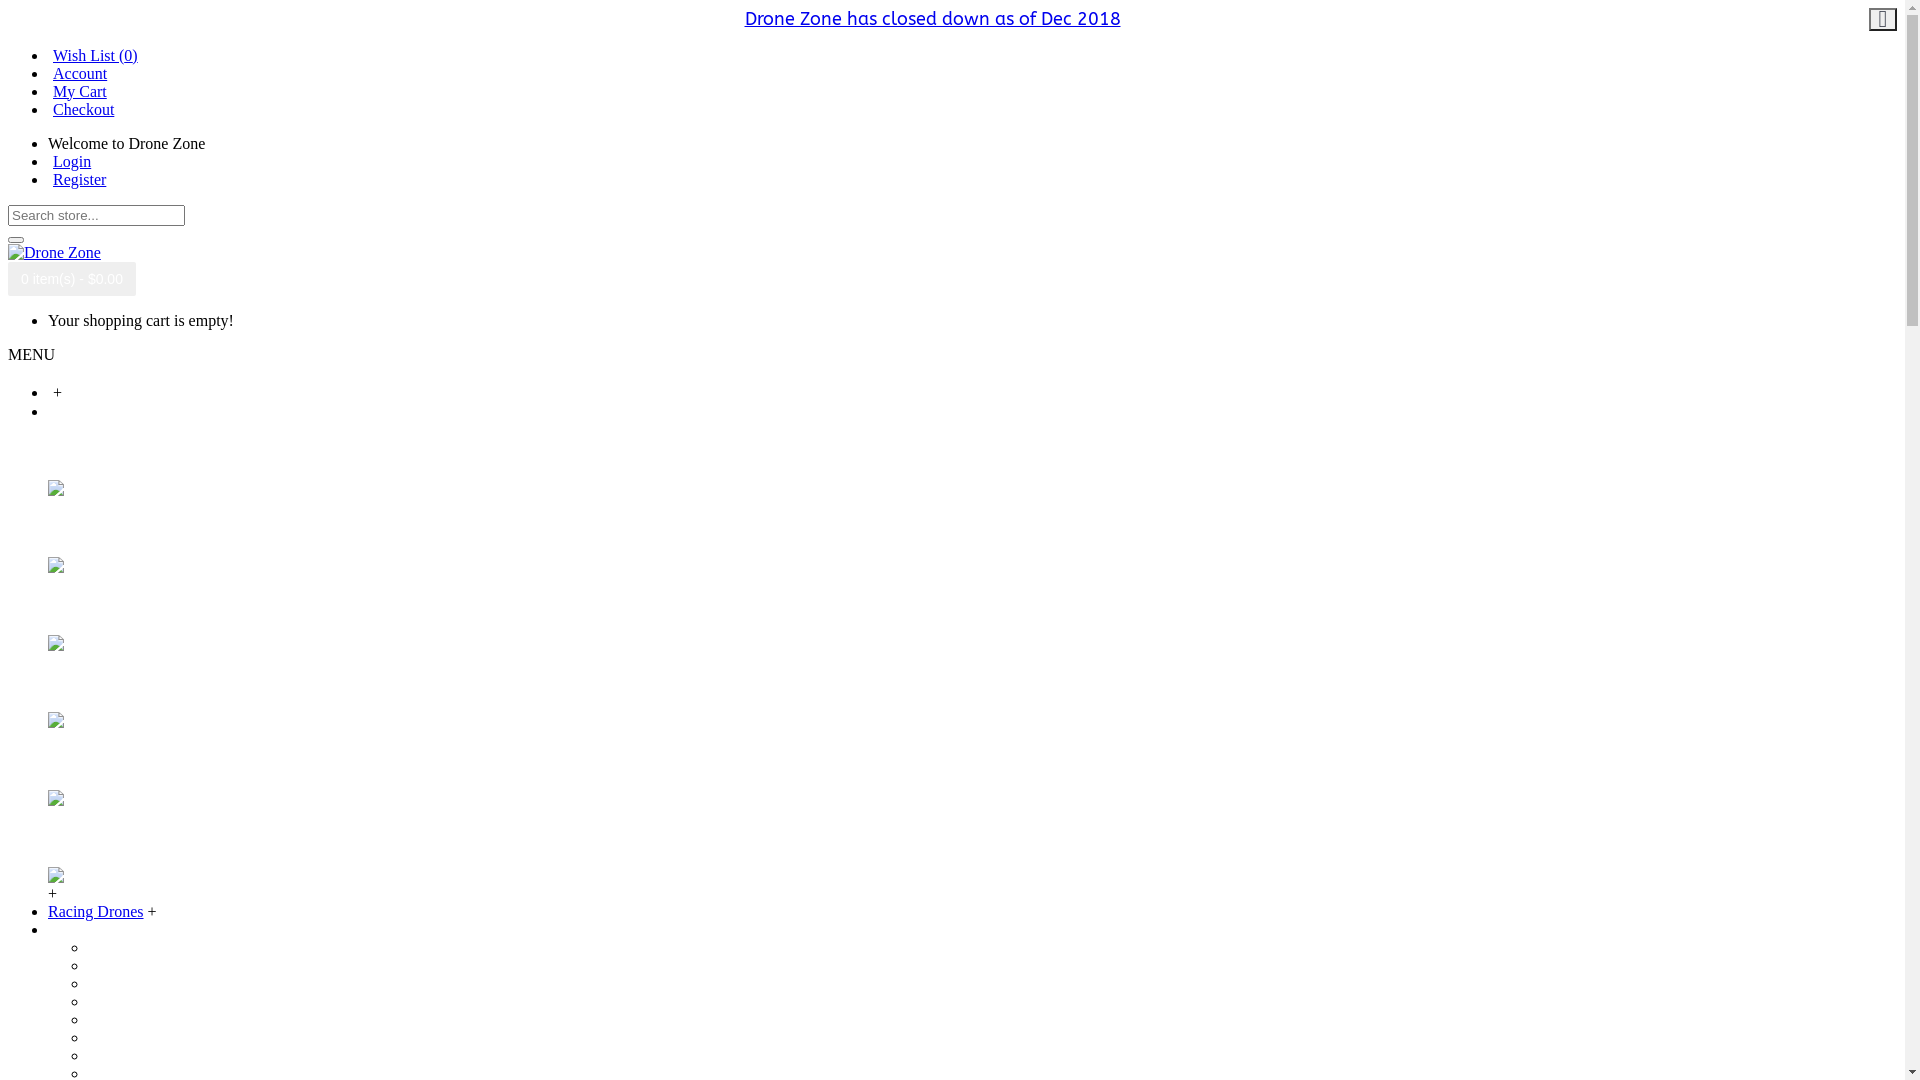 The image size is (1920, 1080). I want to click on 'Checkout', so click(80, 108).